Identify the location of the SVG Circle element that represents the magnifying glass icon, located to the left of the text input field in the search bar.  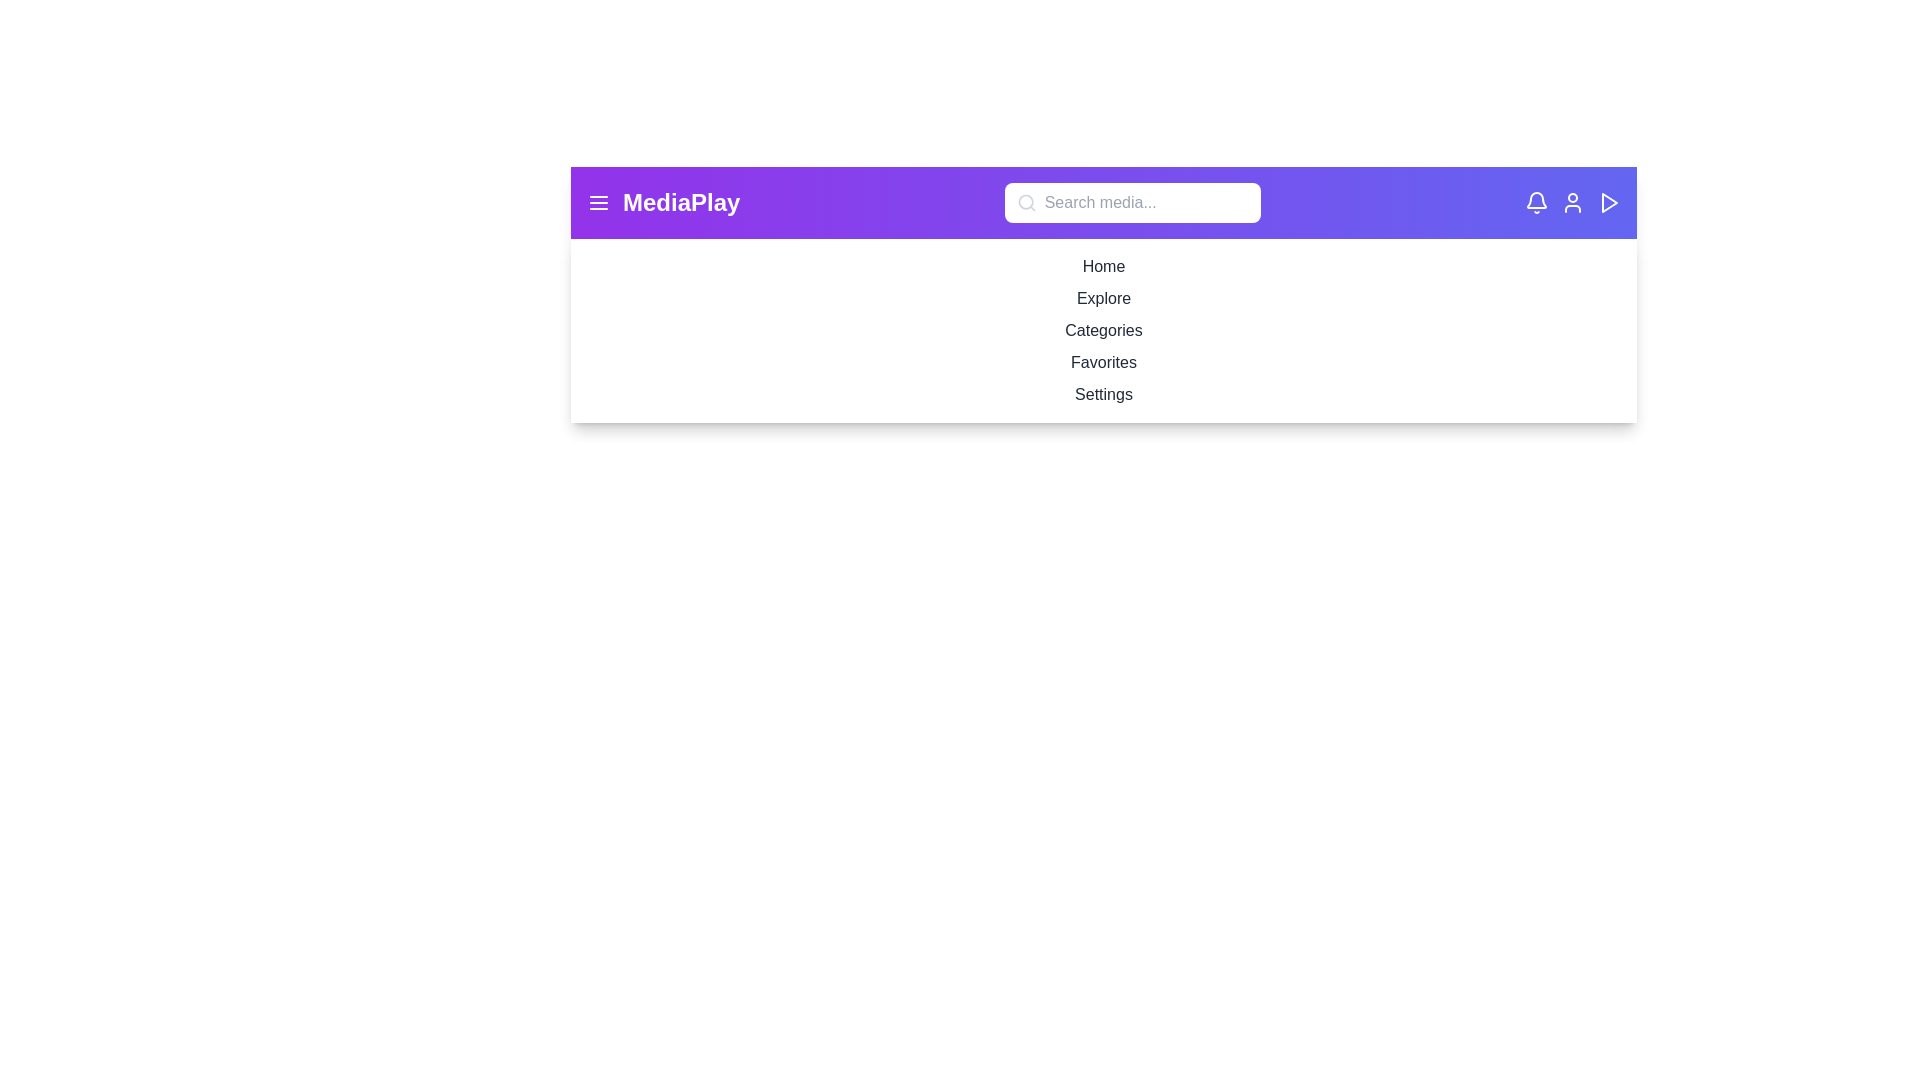
(1025, 202).